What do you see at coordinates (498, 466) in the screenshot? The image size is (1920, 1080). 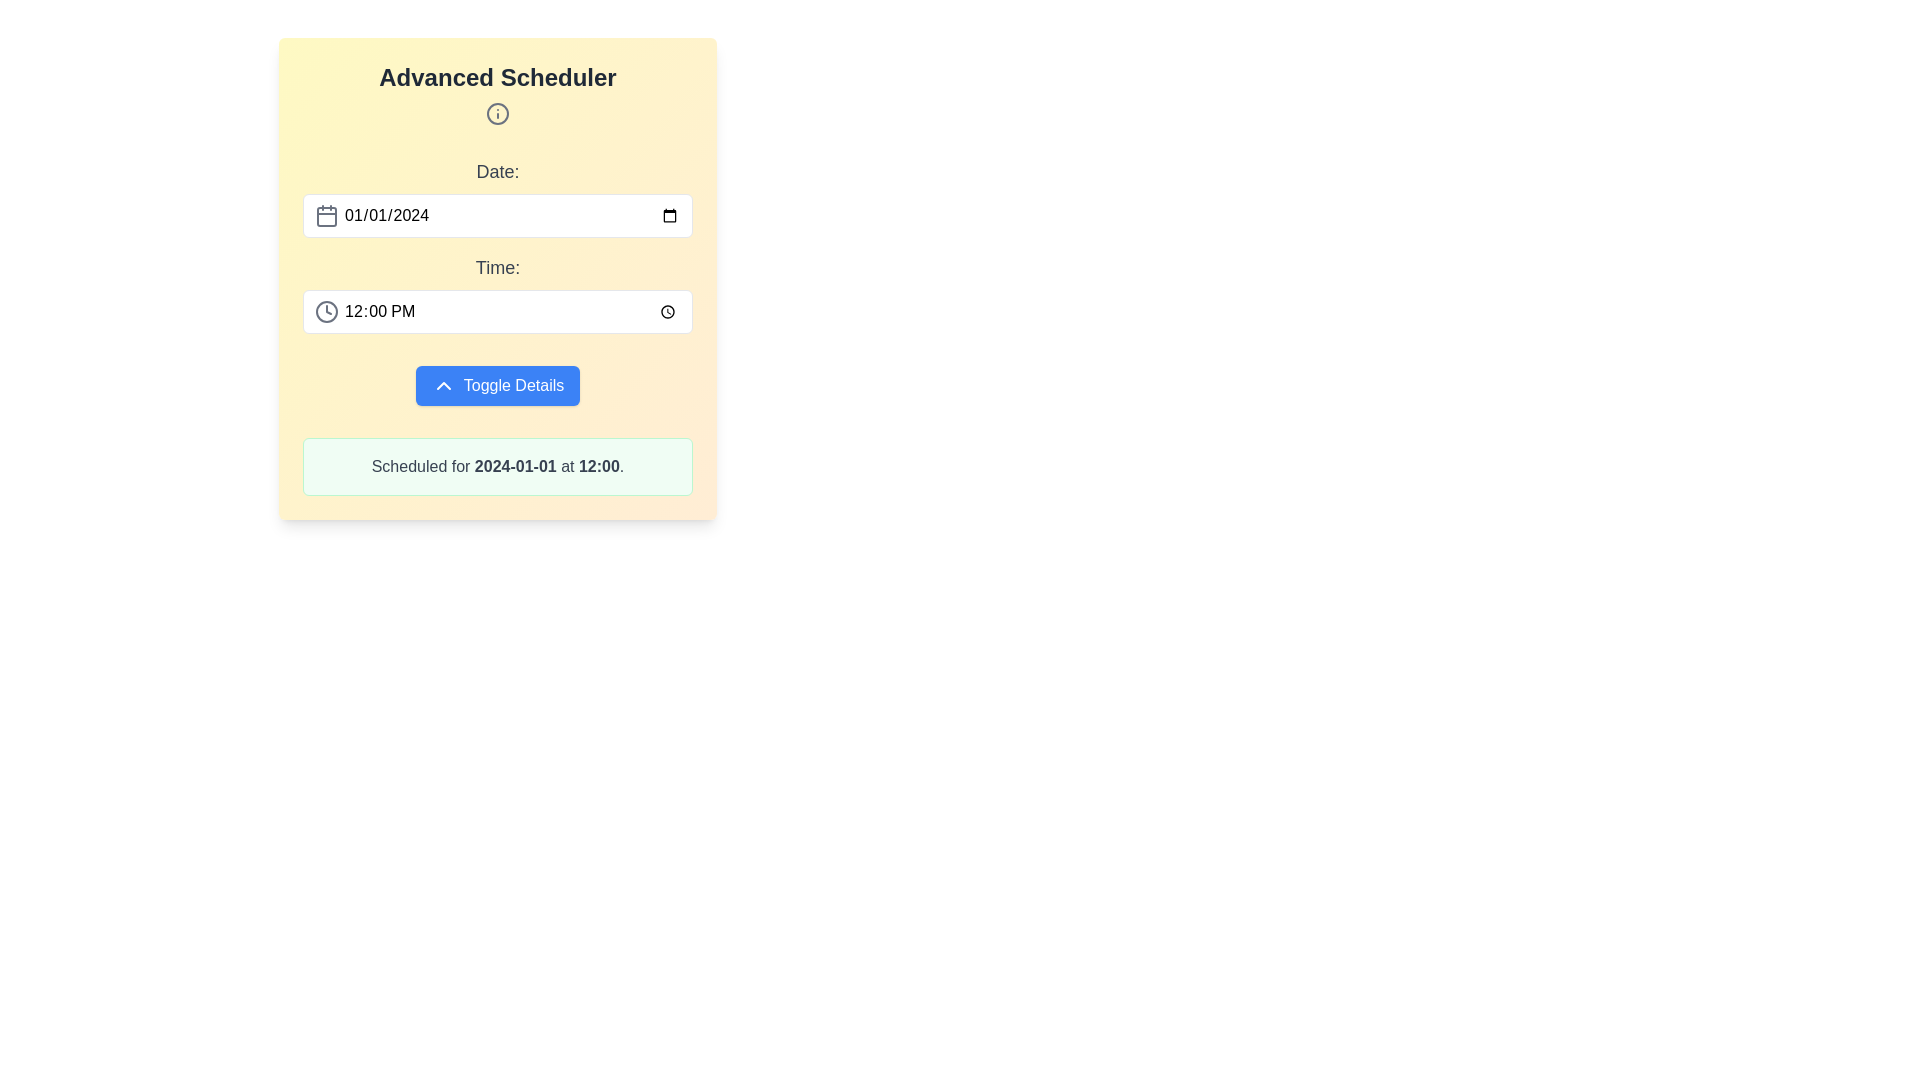 I see `the static text label displaying 'Scheduled for 2024-01-01 at 12:00.' which is located at the bottom of a green notification panel` at bounding box center [498, 466].